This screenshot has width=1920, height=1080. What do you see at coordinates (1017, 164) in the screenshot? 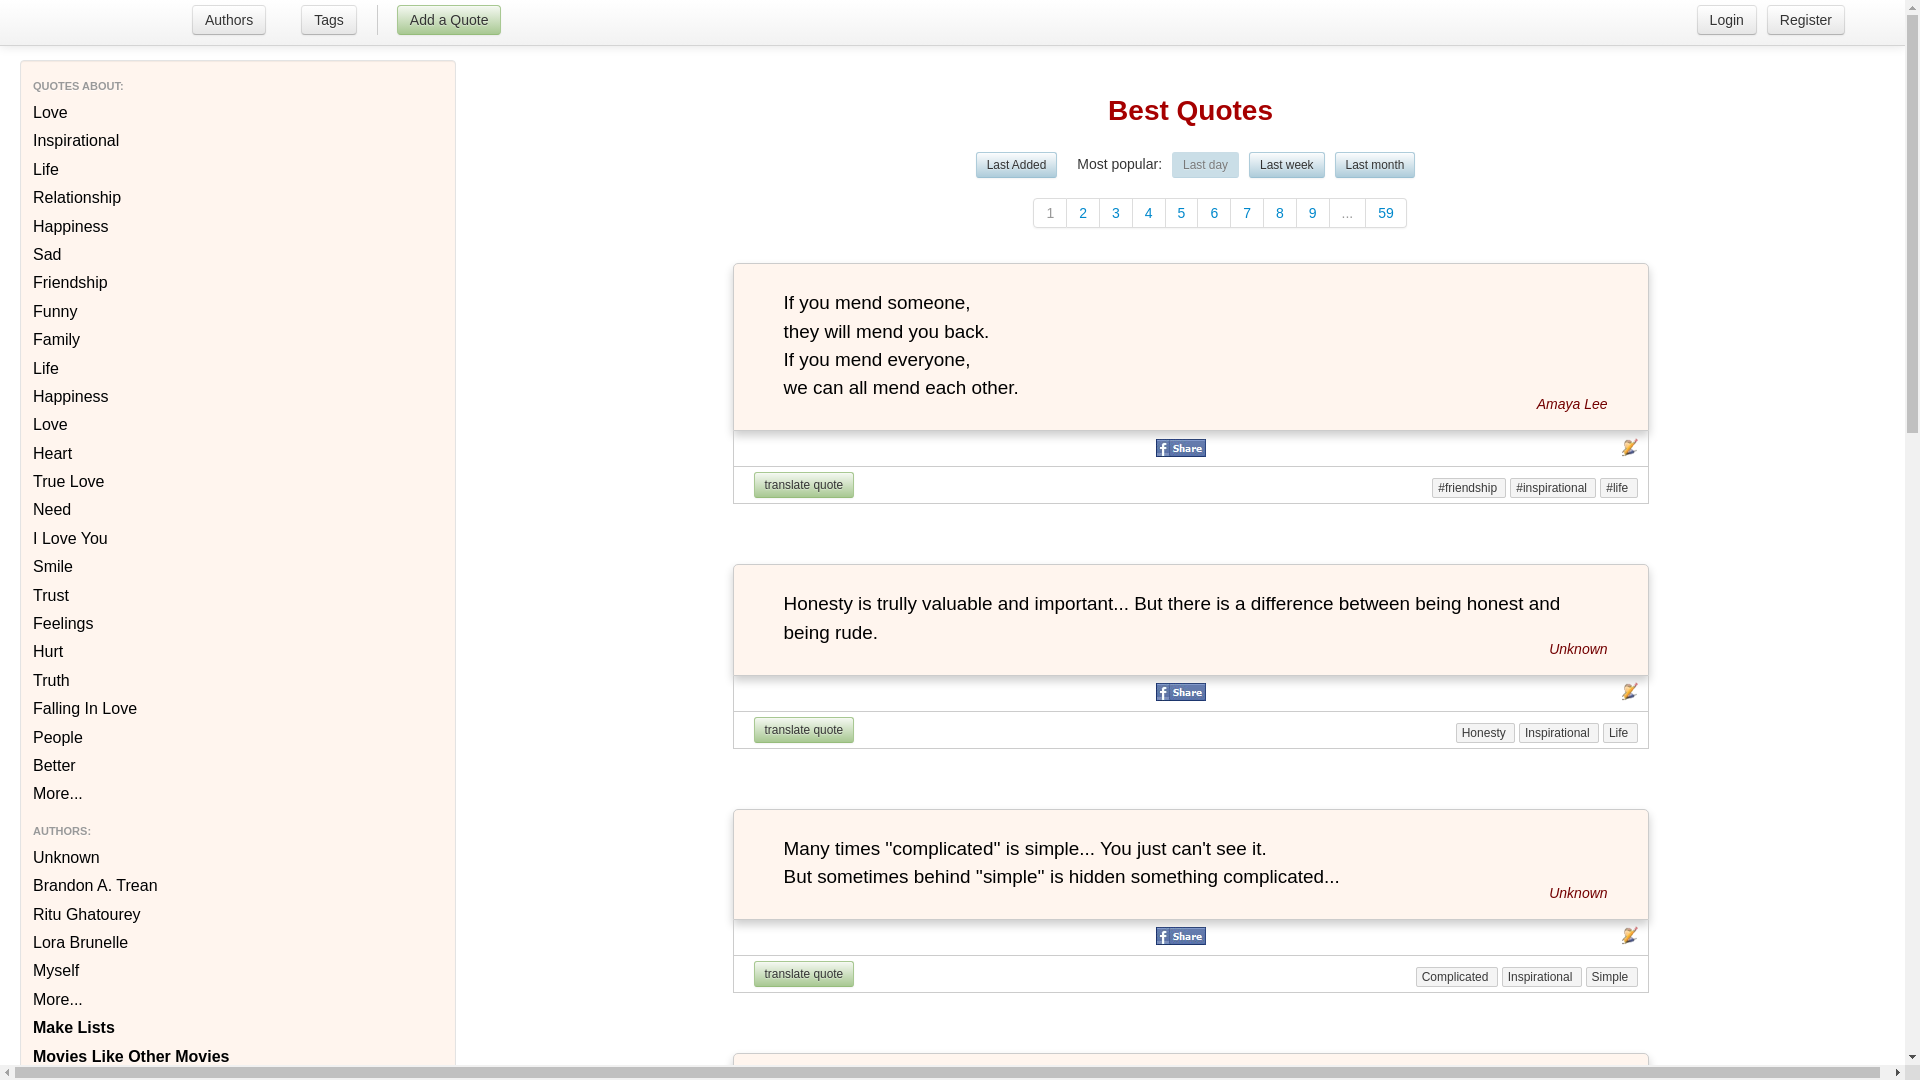
I see `'Last Added'` at bounding box center [1017, 164].